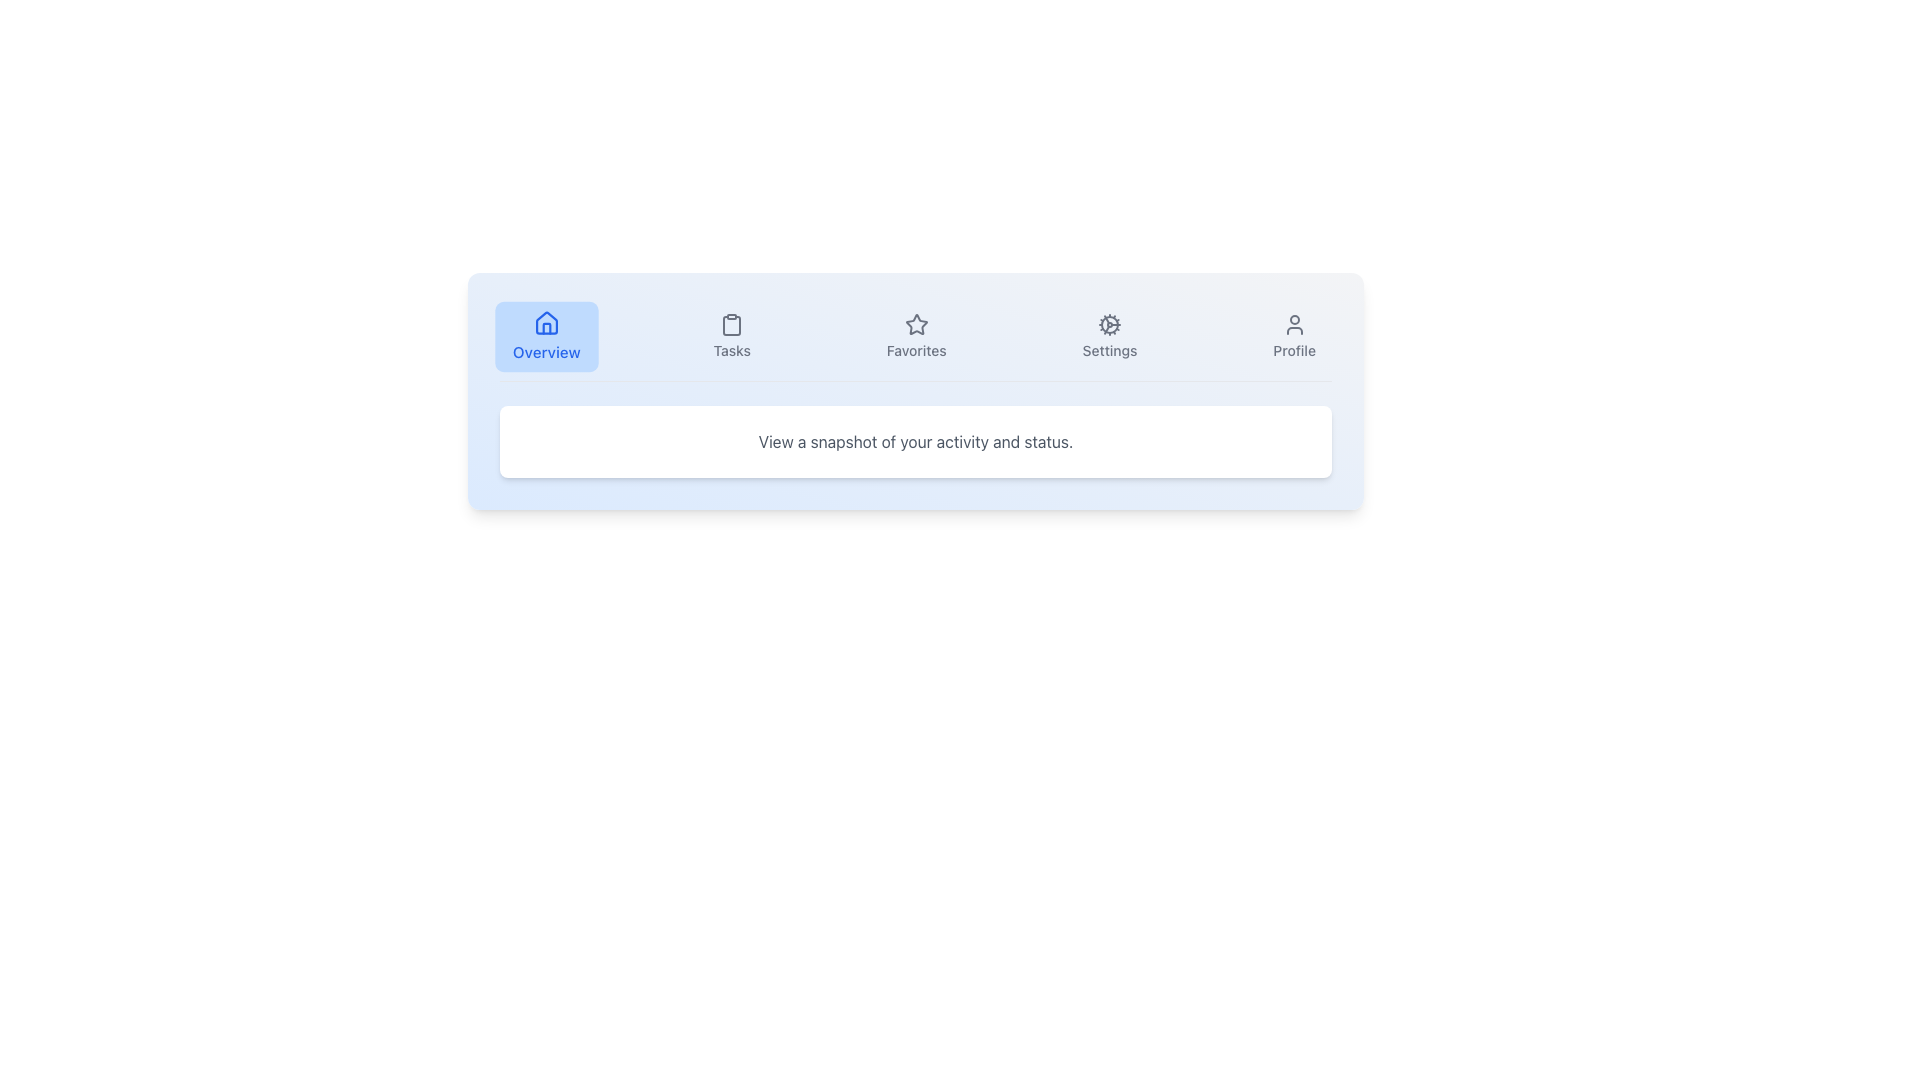 The height and width of the screenshot is (1080, 1920). Describe the element at coordinates (546, 322) in the screenshot. I see `the leftmost icon in the navigation menu that redirects to the 'Overview' page, which is situated directly above the text 'Overview'` at that location.